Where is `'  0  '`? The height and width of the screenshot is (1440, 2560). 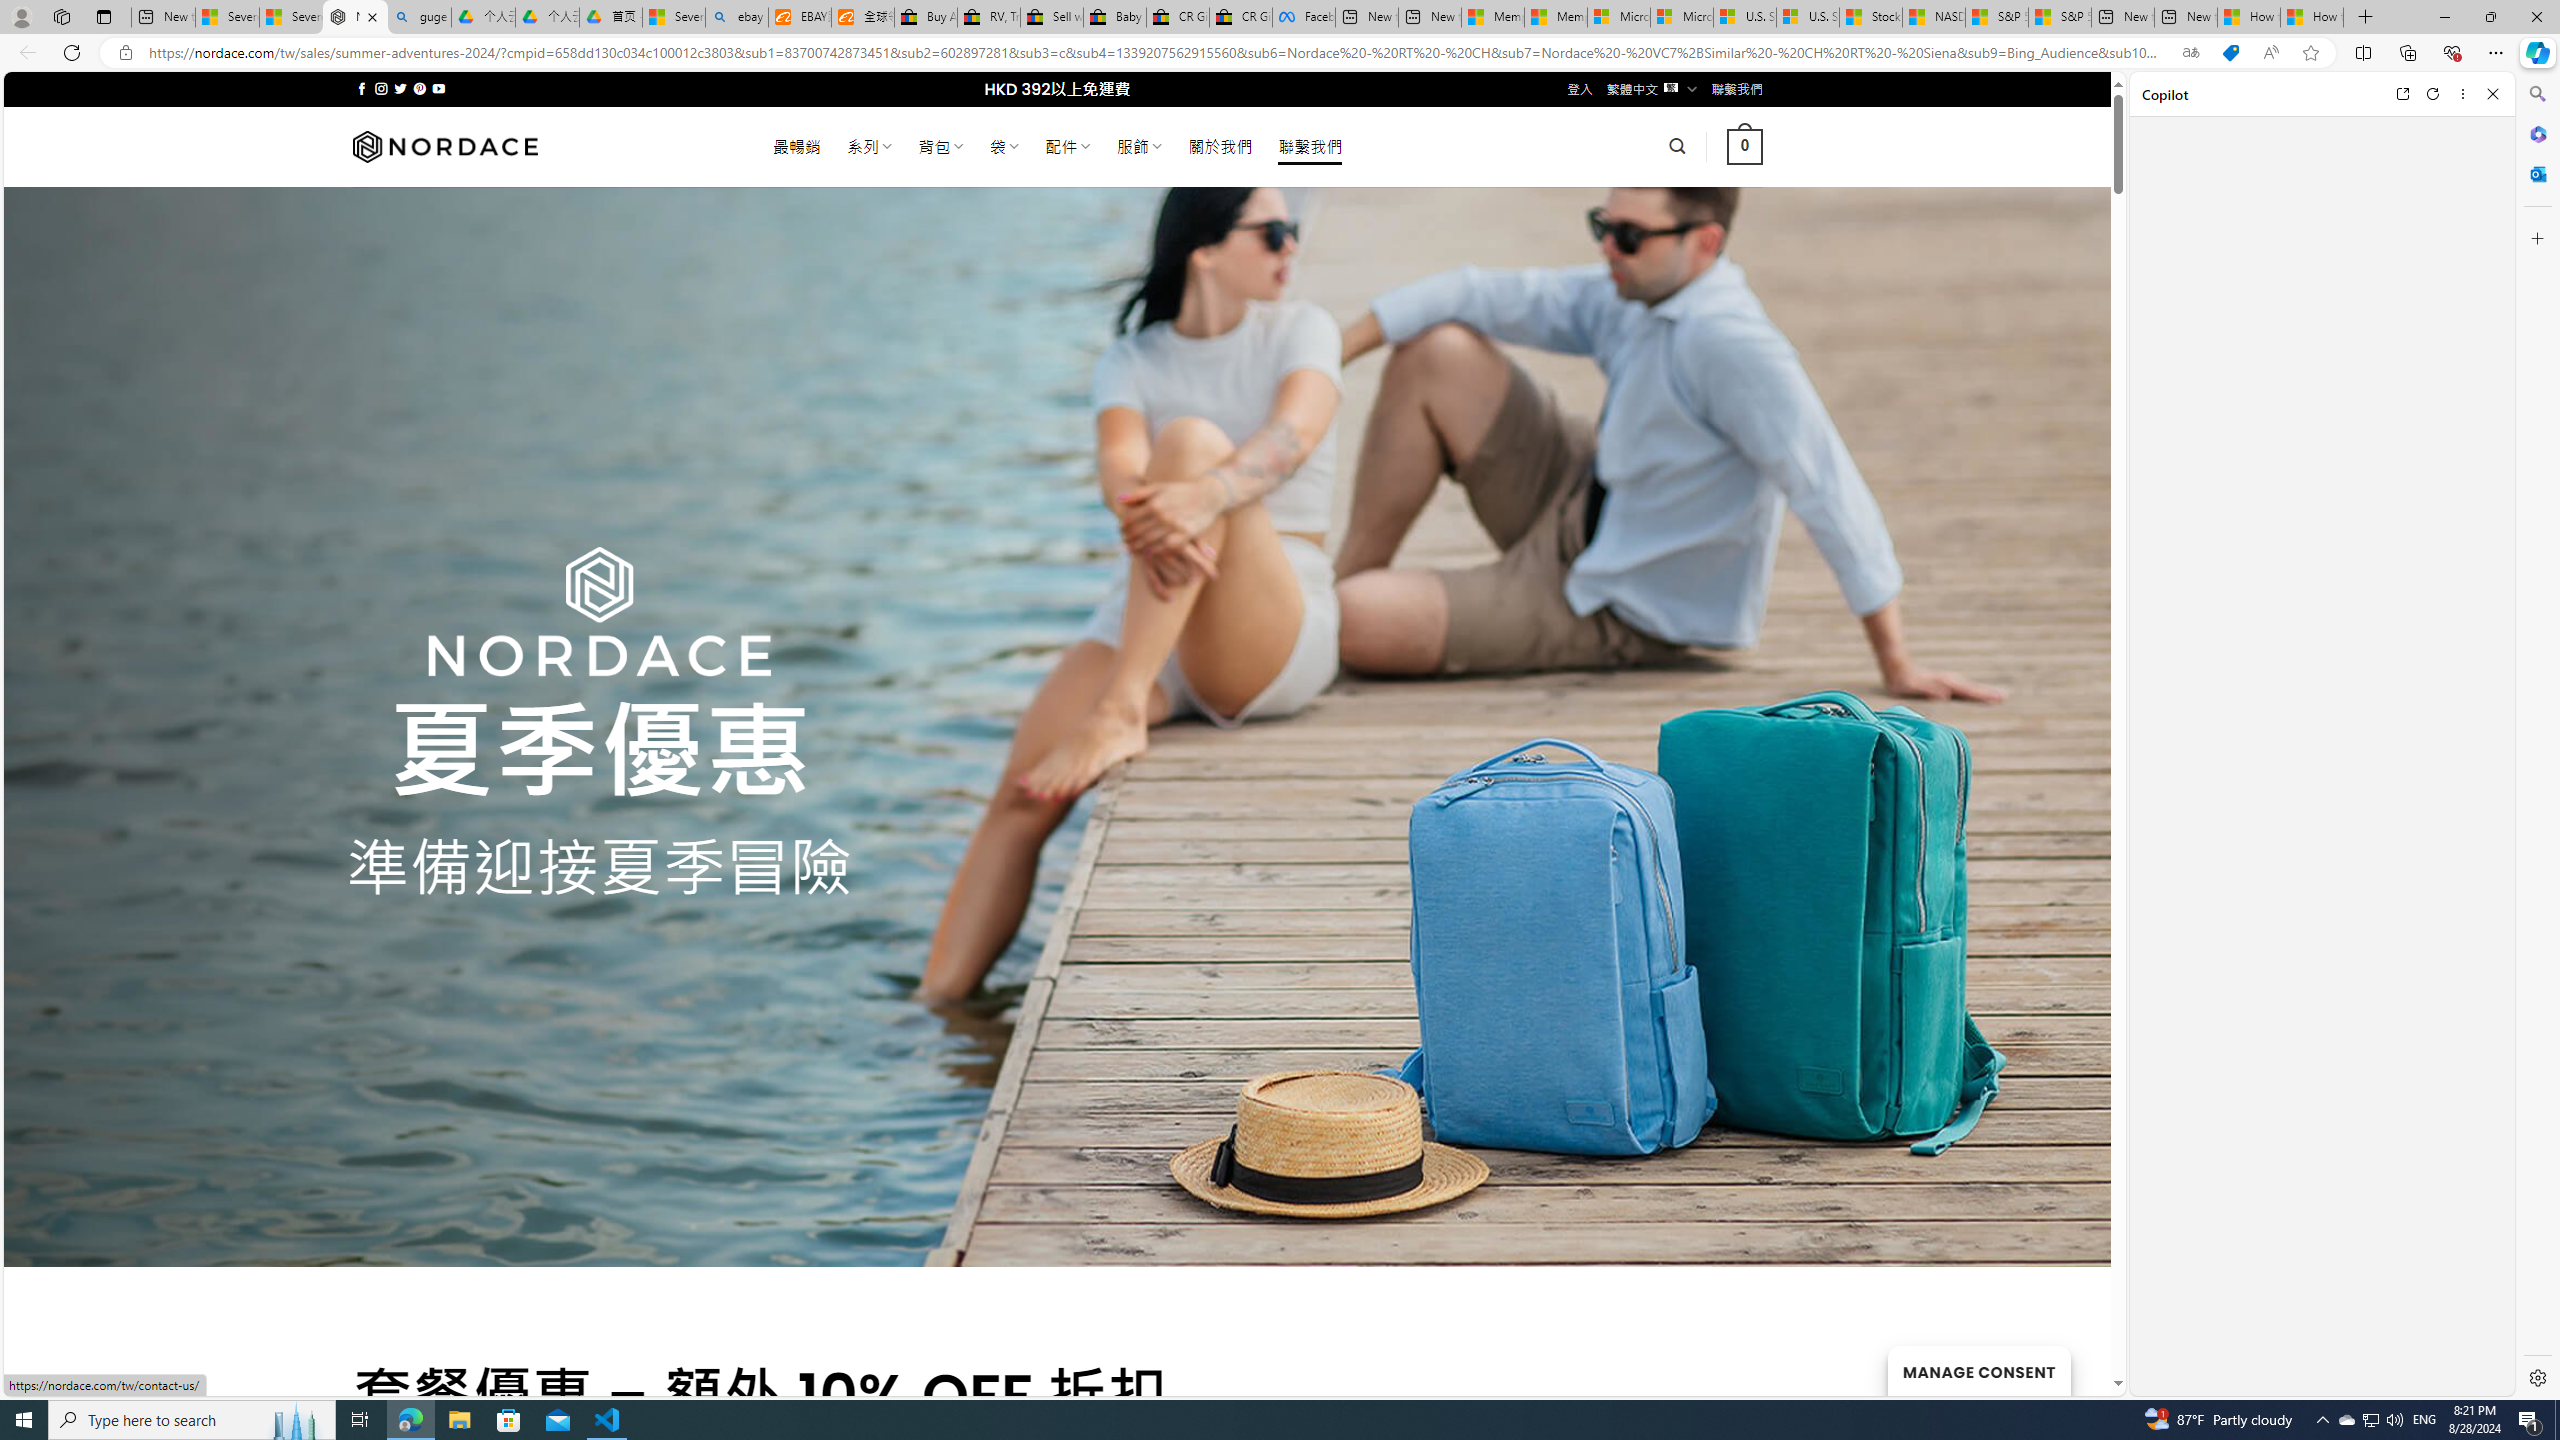
'  0  ' is located at coordinates (1744, 145).